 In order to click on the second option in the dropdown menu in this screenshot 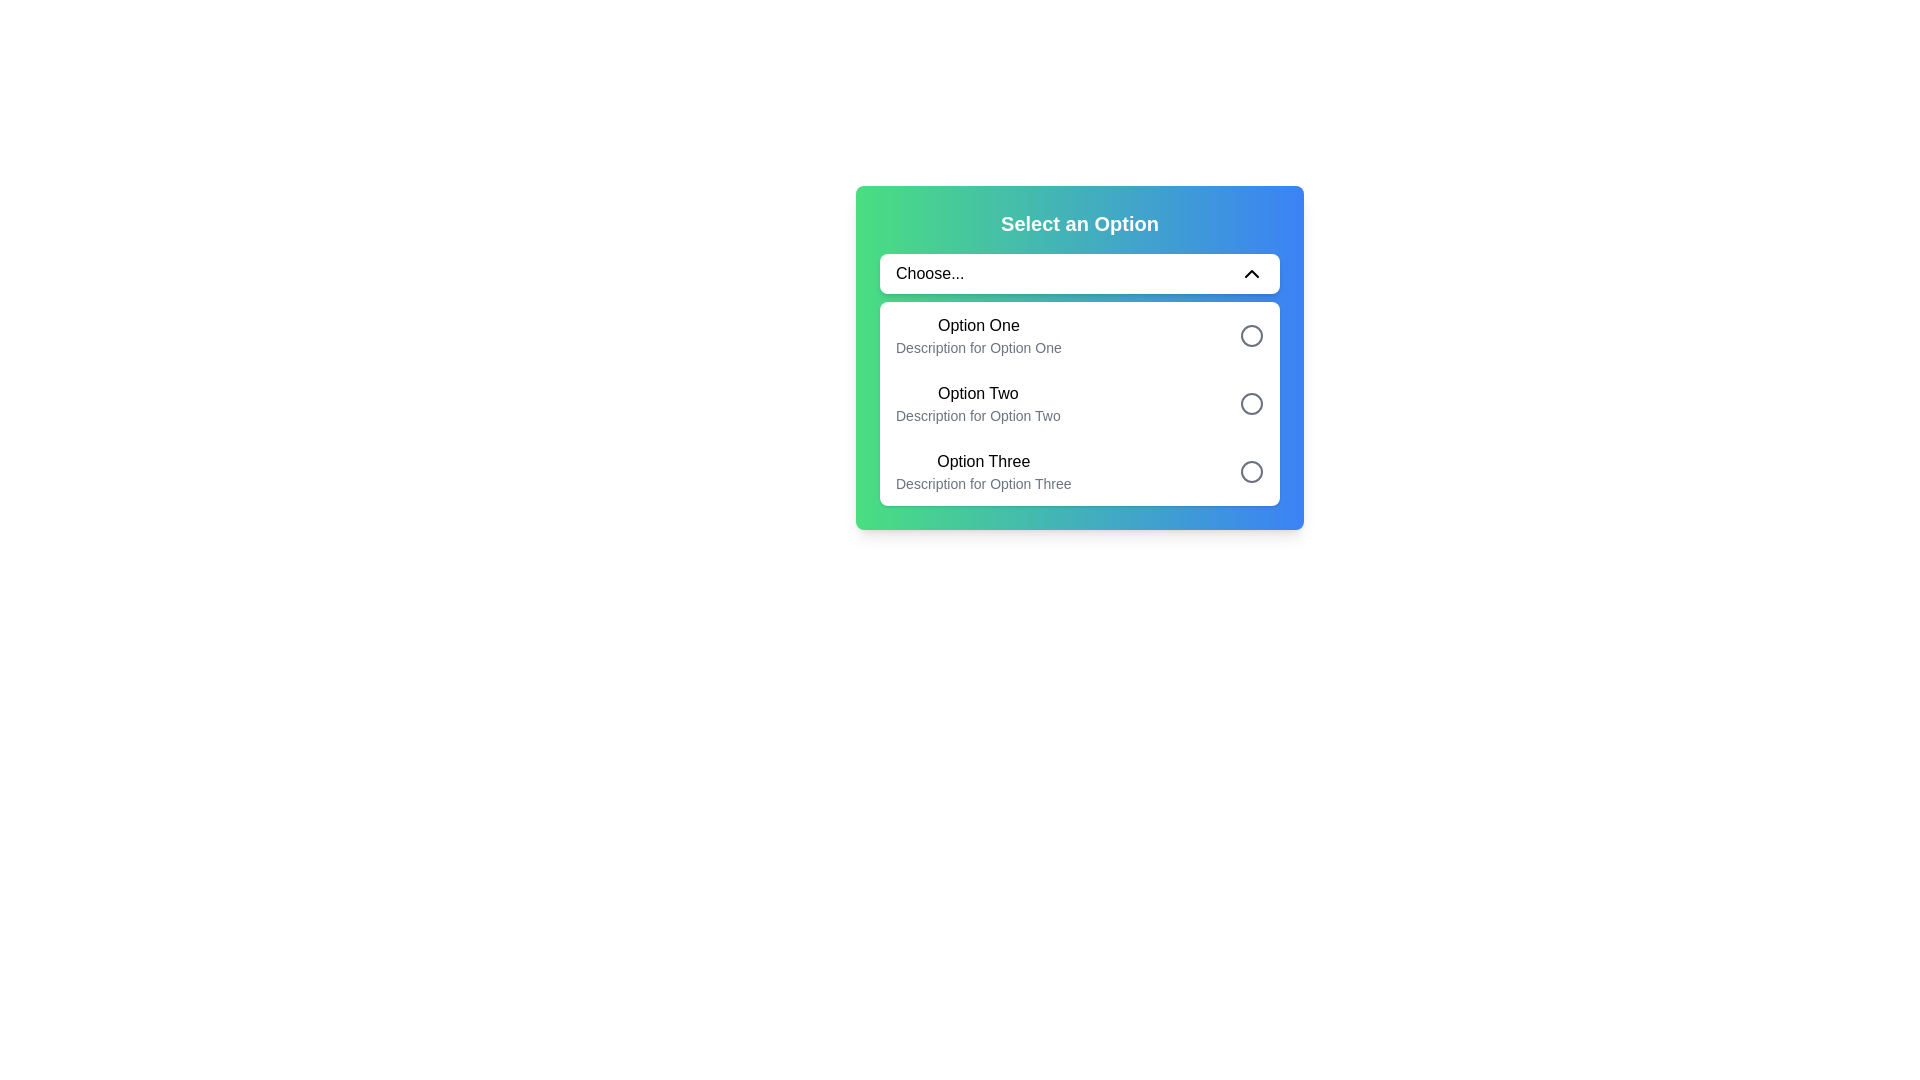, I will do `click(1079, 404)`.